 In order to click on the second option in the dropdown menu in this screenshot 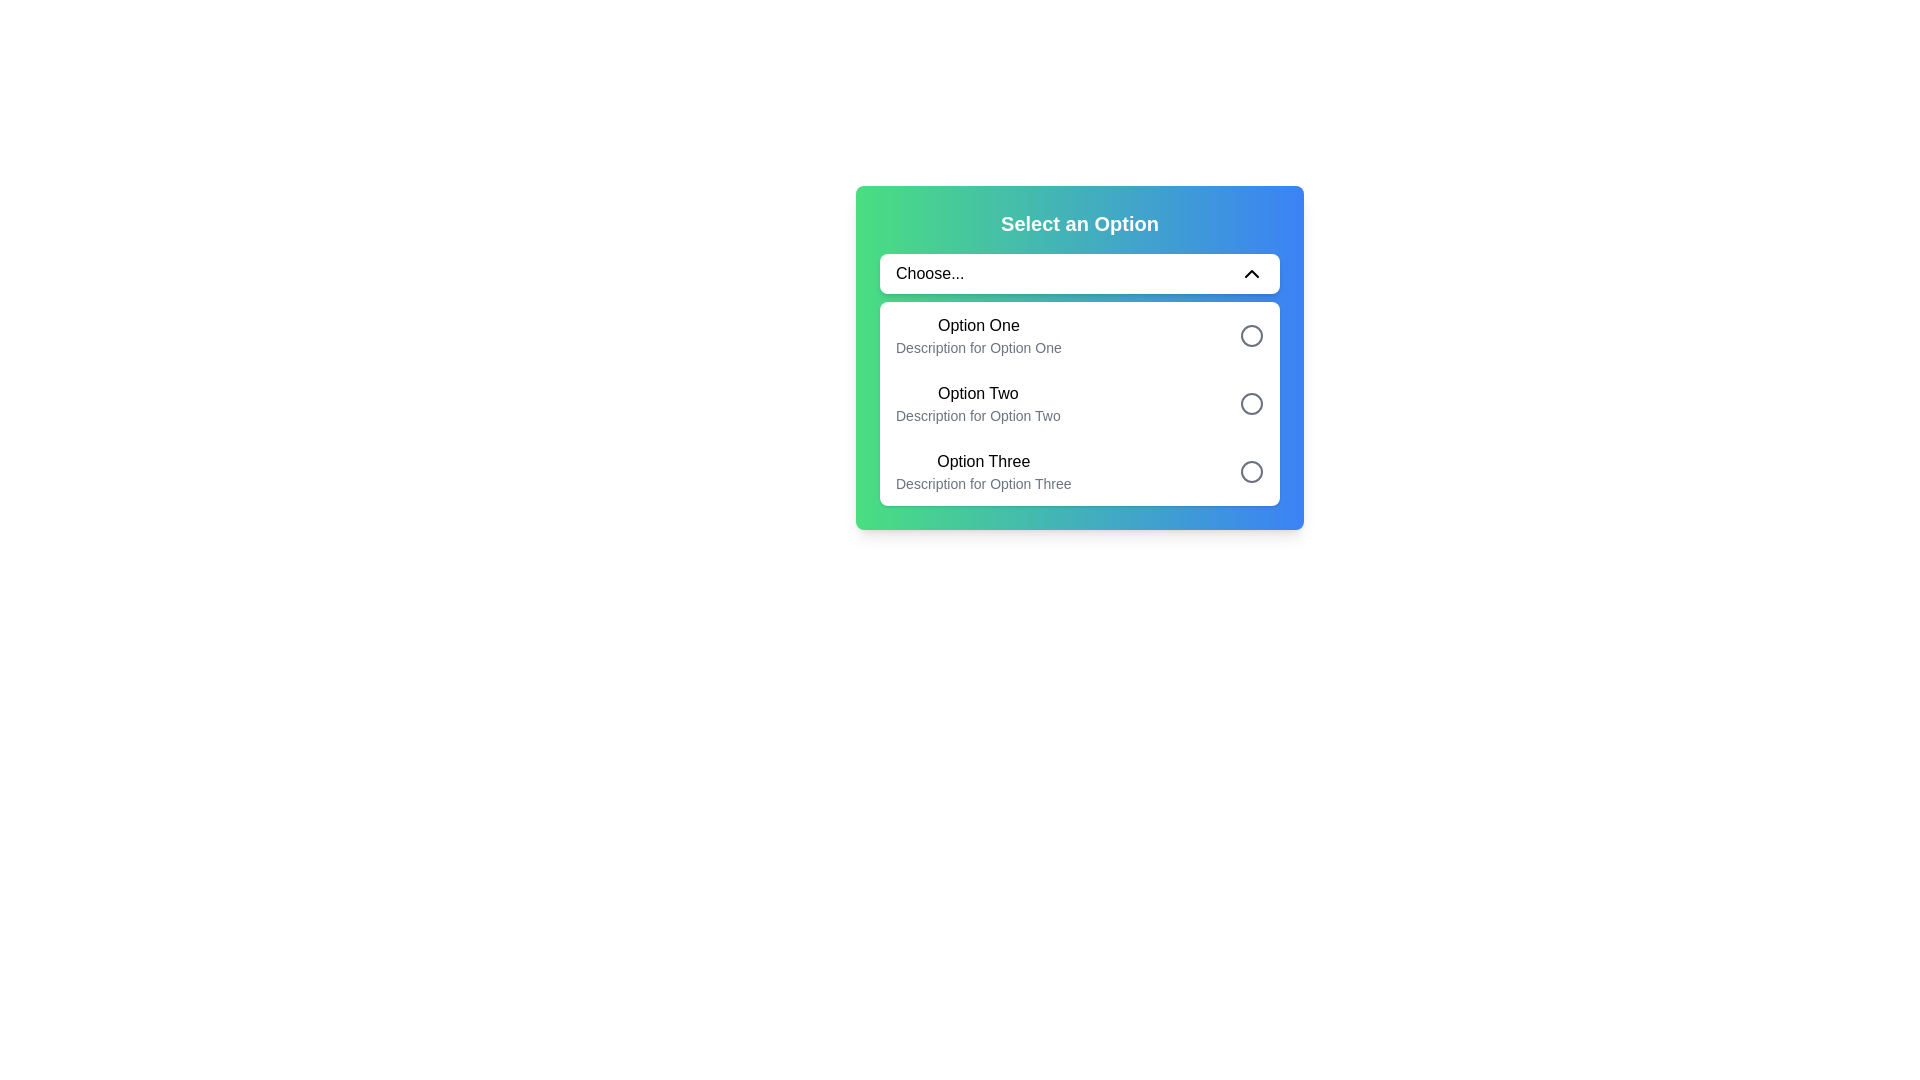, I will do `click(1079, 404)`.